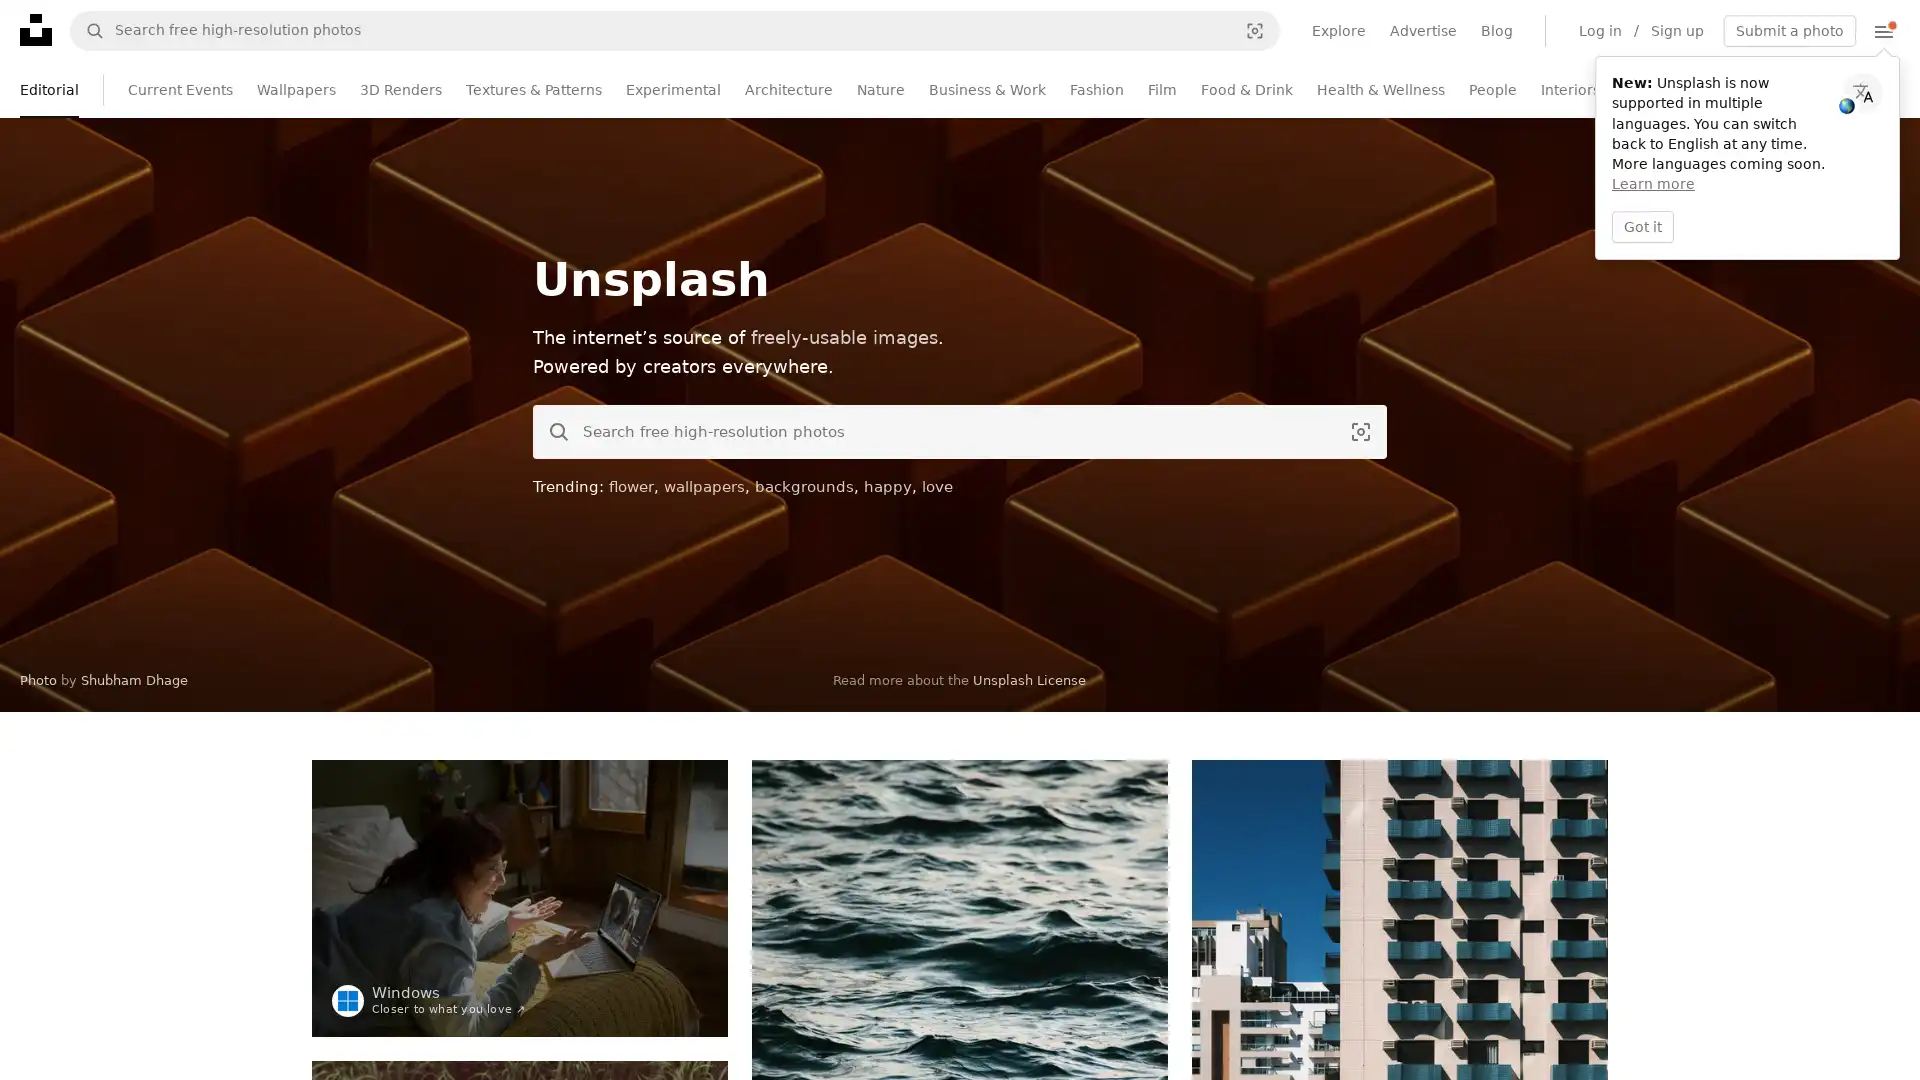 The width and height of the screenshot is (1920, 1080). What do you see at coordinates (552, 431) in the screenshot?
I see `Search Unsplash` at bounding box center [552, 431].